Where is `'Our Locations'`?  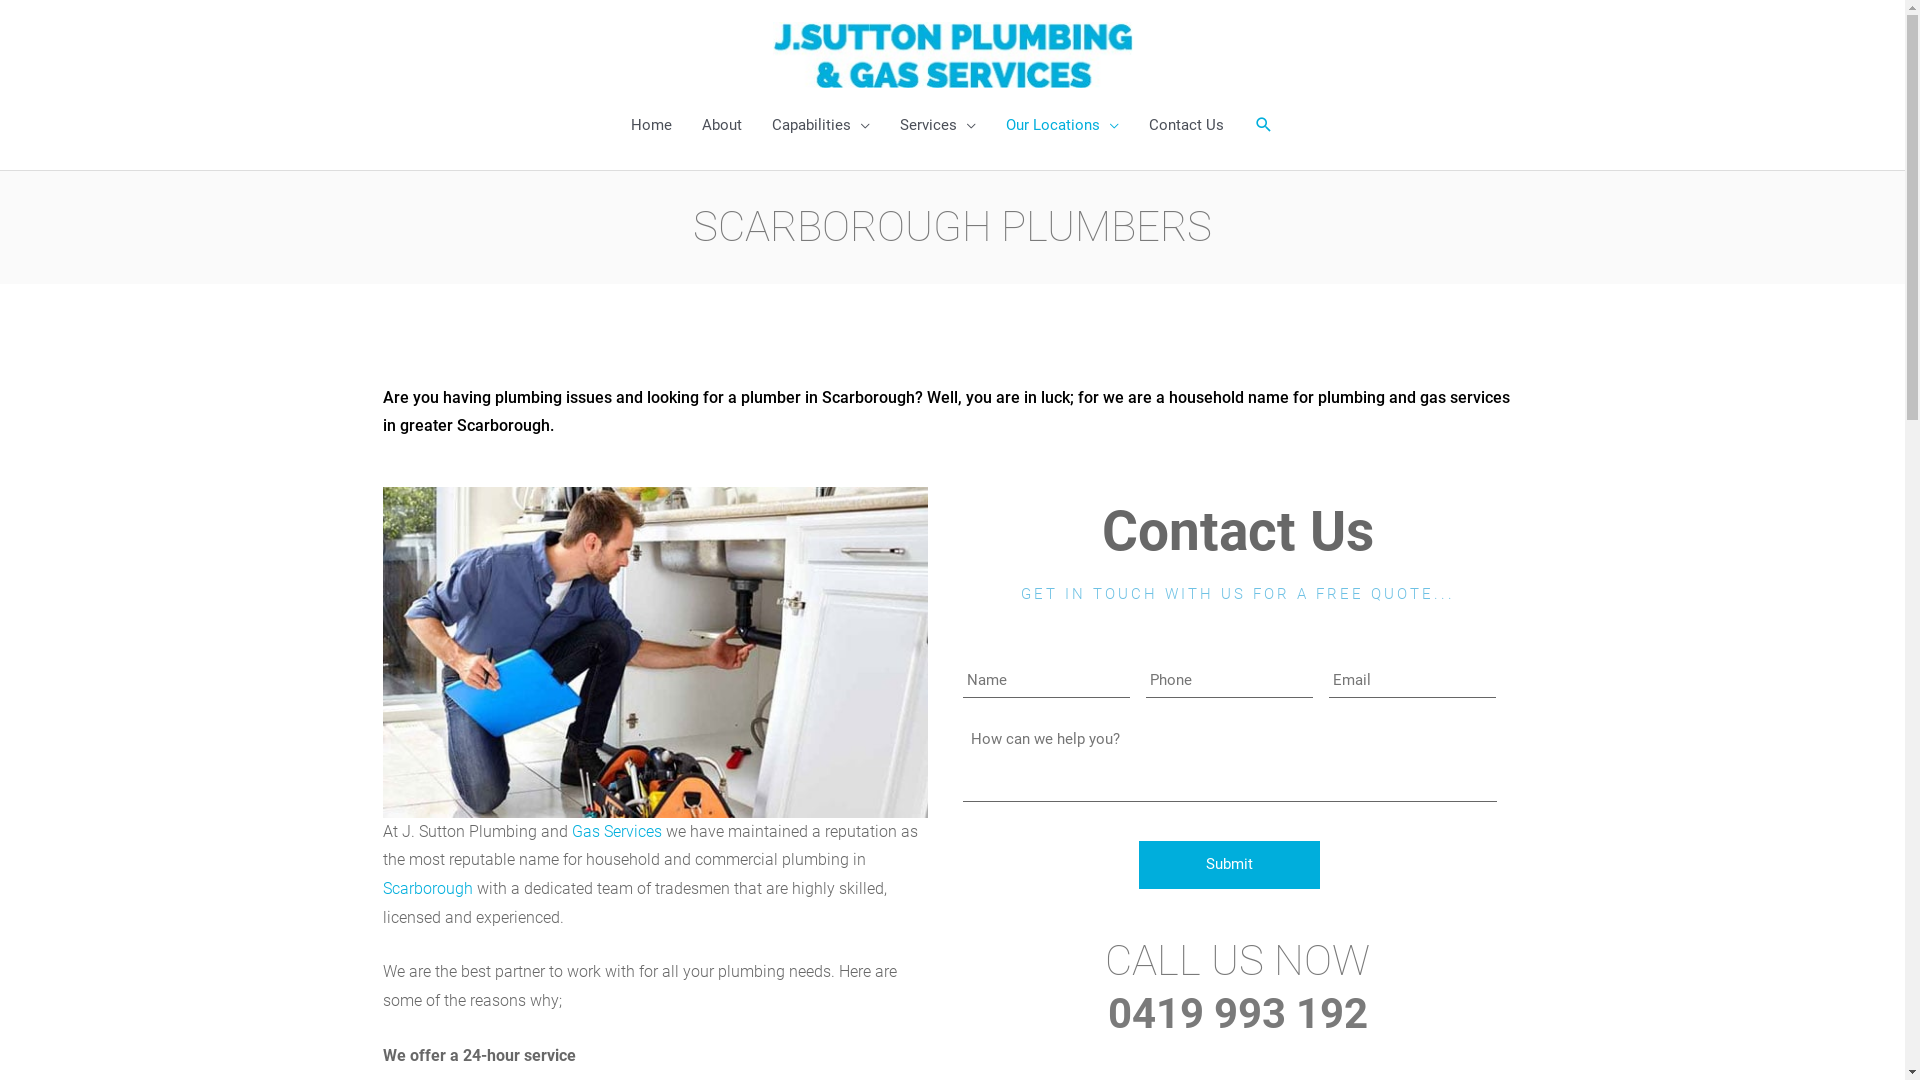 'Our Locations' is located at coordinates (1061, 124).